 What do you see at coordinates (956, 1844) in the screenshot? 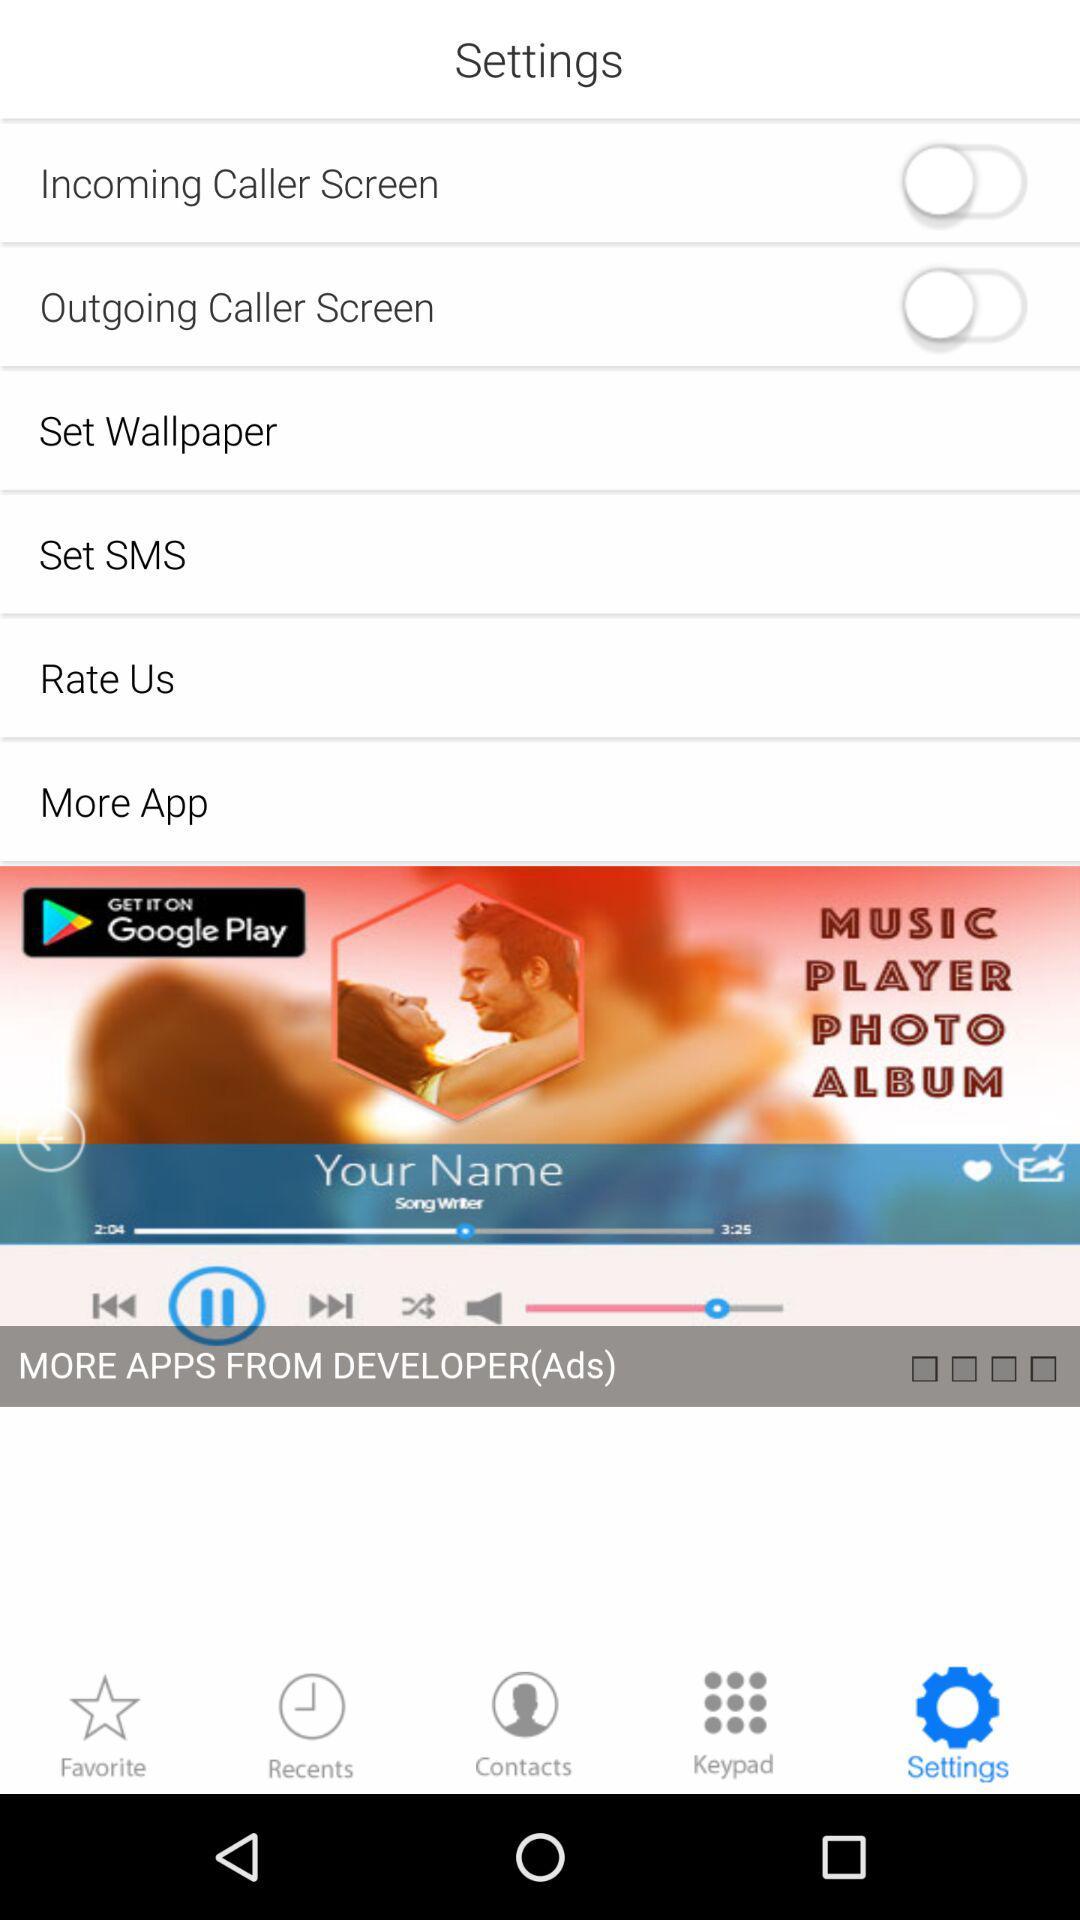
I see `the settings icon` at bounding box center [956, 1844].